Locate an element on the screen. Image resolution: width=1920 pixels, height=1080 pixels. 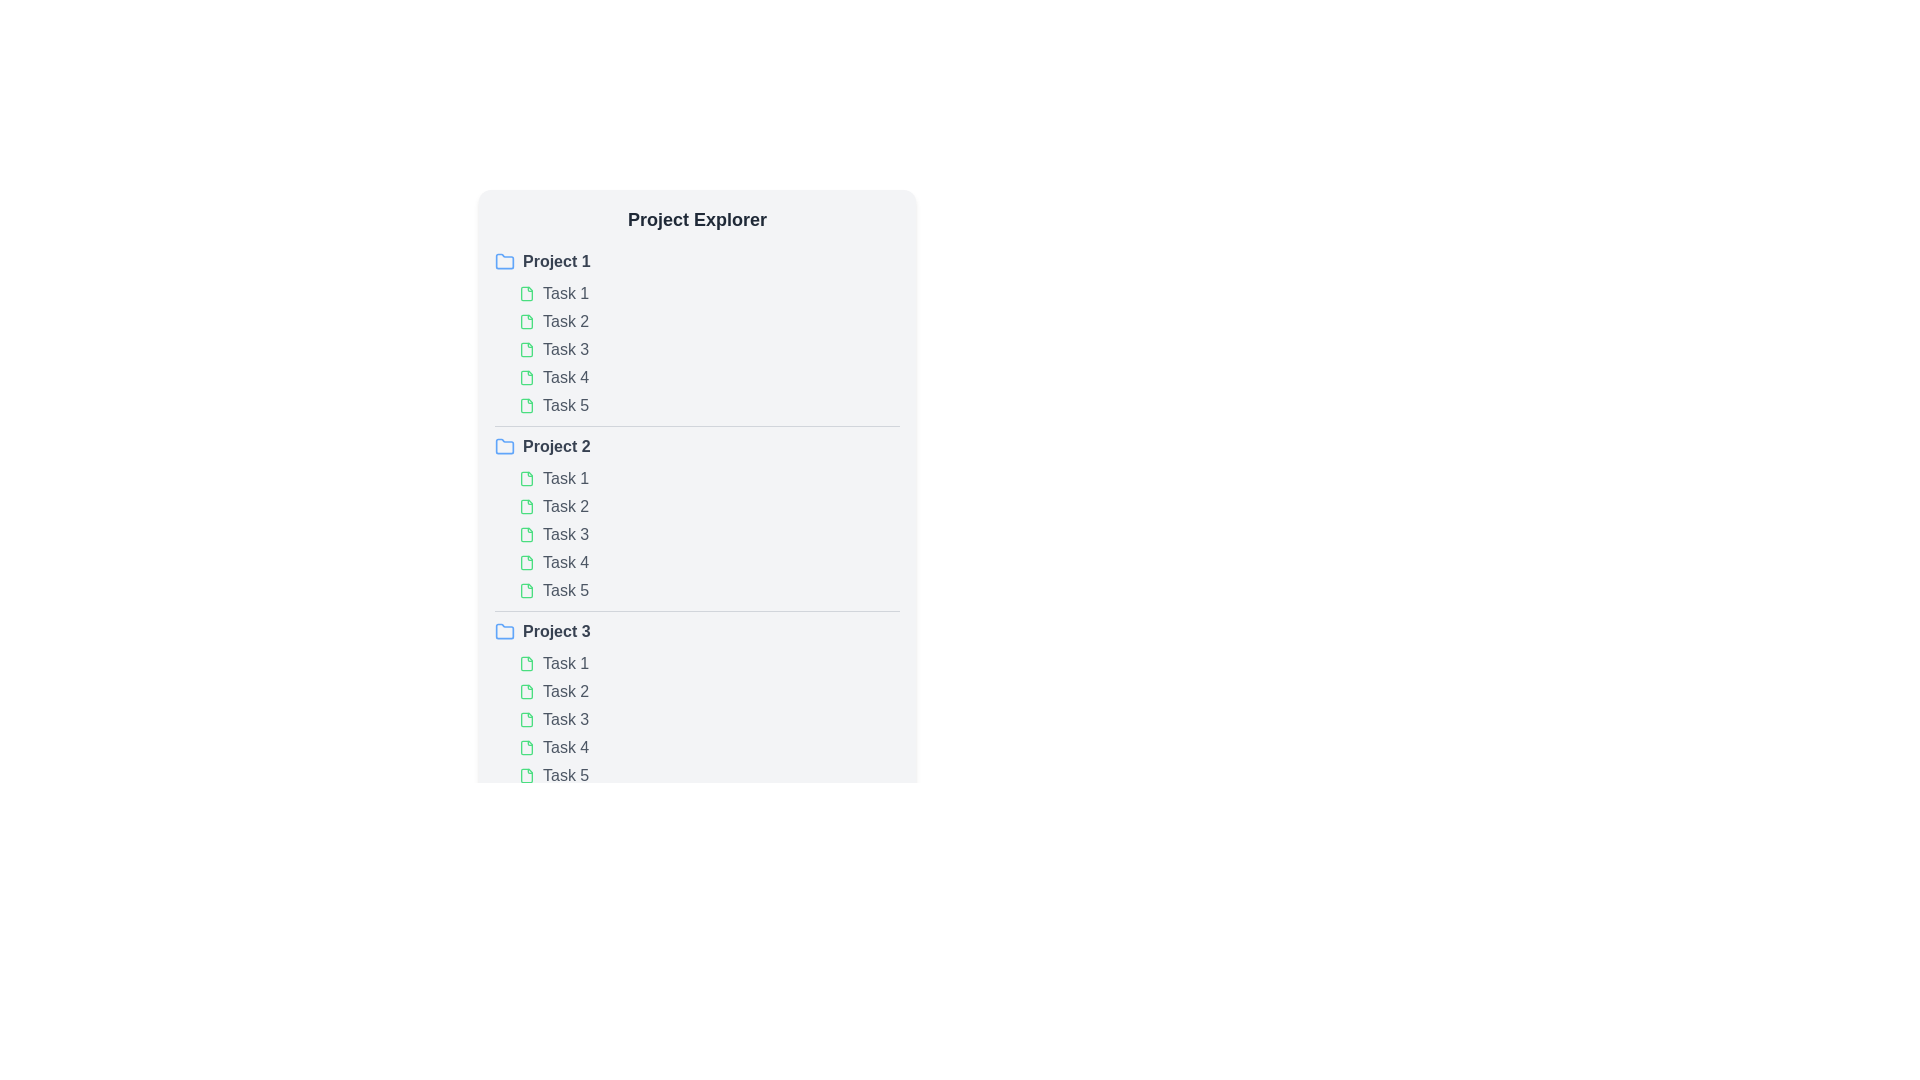
the list item labeled 'Task 5' is located at coordinates (709, 405).